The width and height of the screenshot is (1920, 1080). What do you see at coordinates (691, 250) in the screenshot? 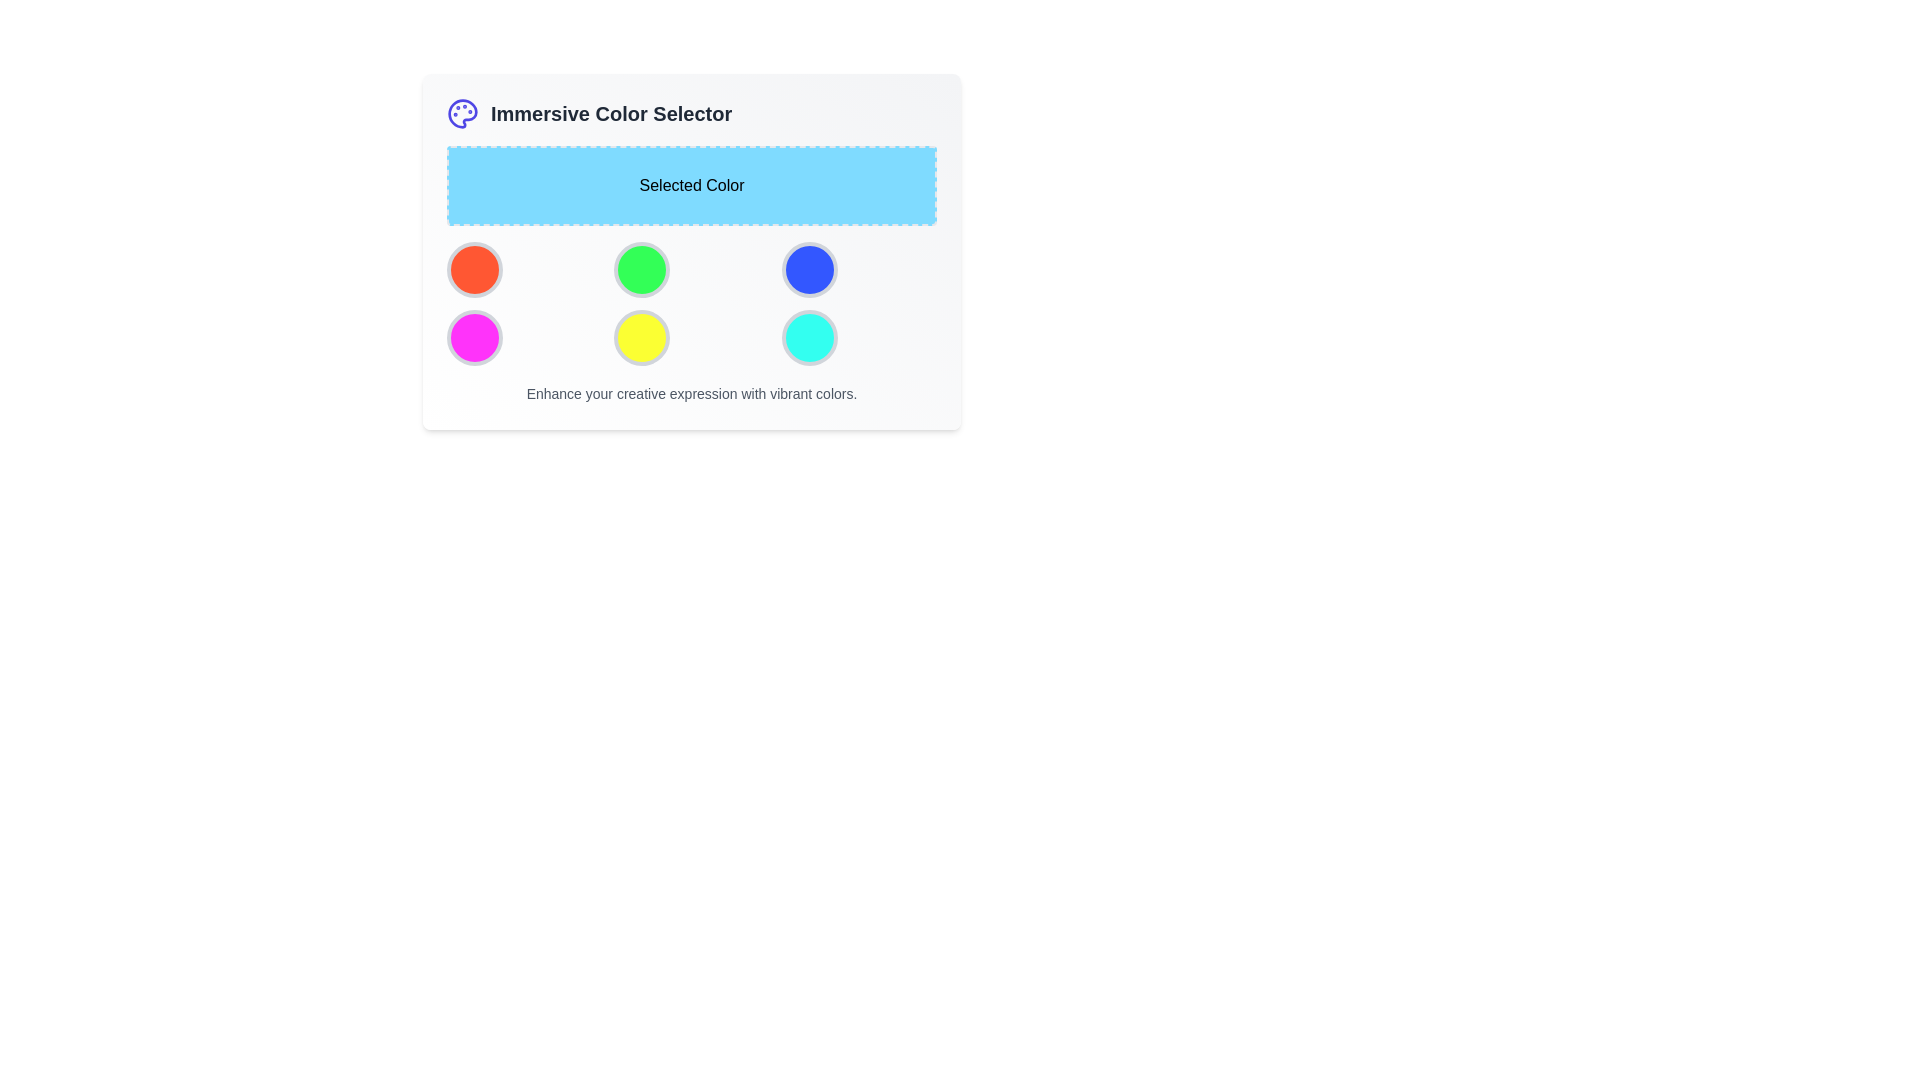
I see `the colored circular buttons in the 'Immersive Color Selector' section` at bounding box center [691, 250].